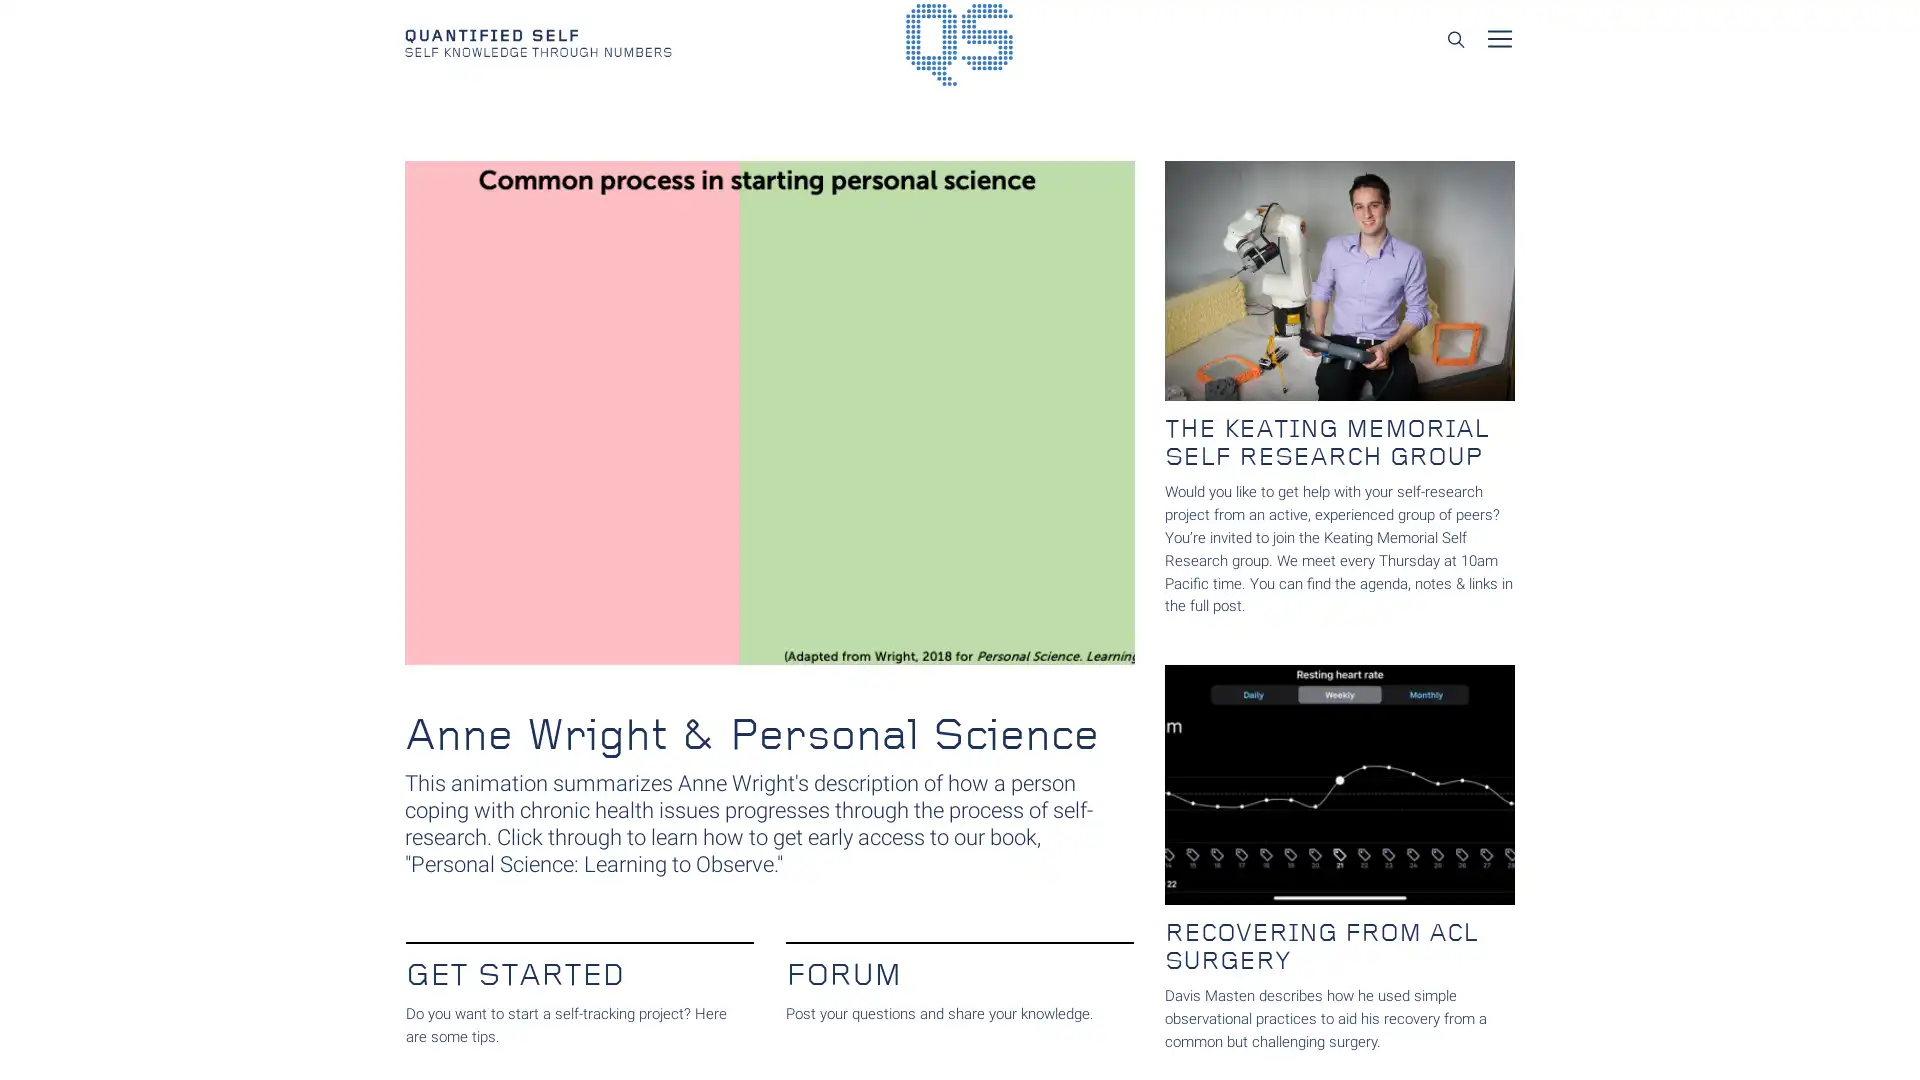 This screenshot has height=1080, width=1920. Describe the element at coordinates (1499, 38) in the screenshot. I see `Toggle navigation` at that location.